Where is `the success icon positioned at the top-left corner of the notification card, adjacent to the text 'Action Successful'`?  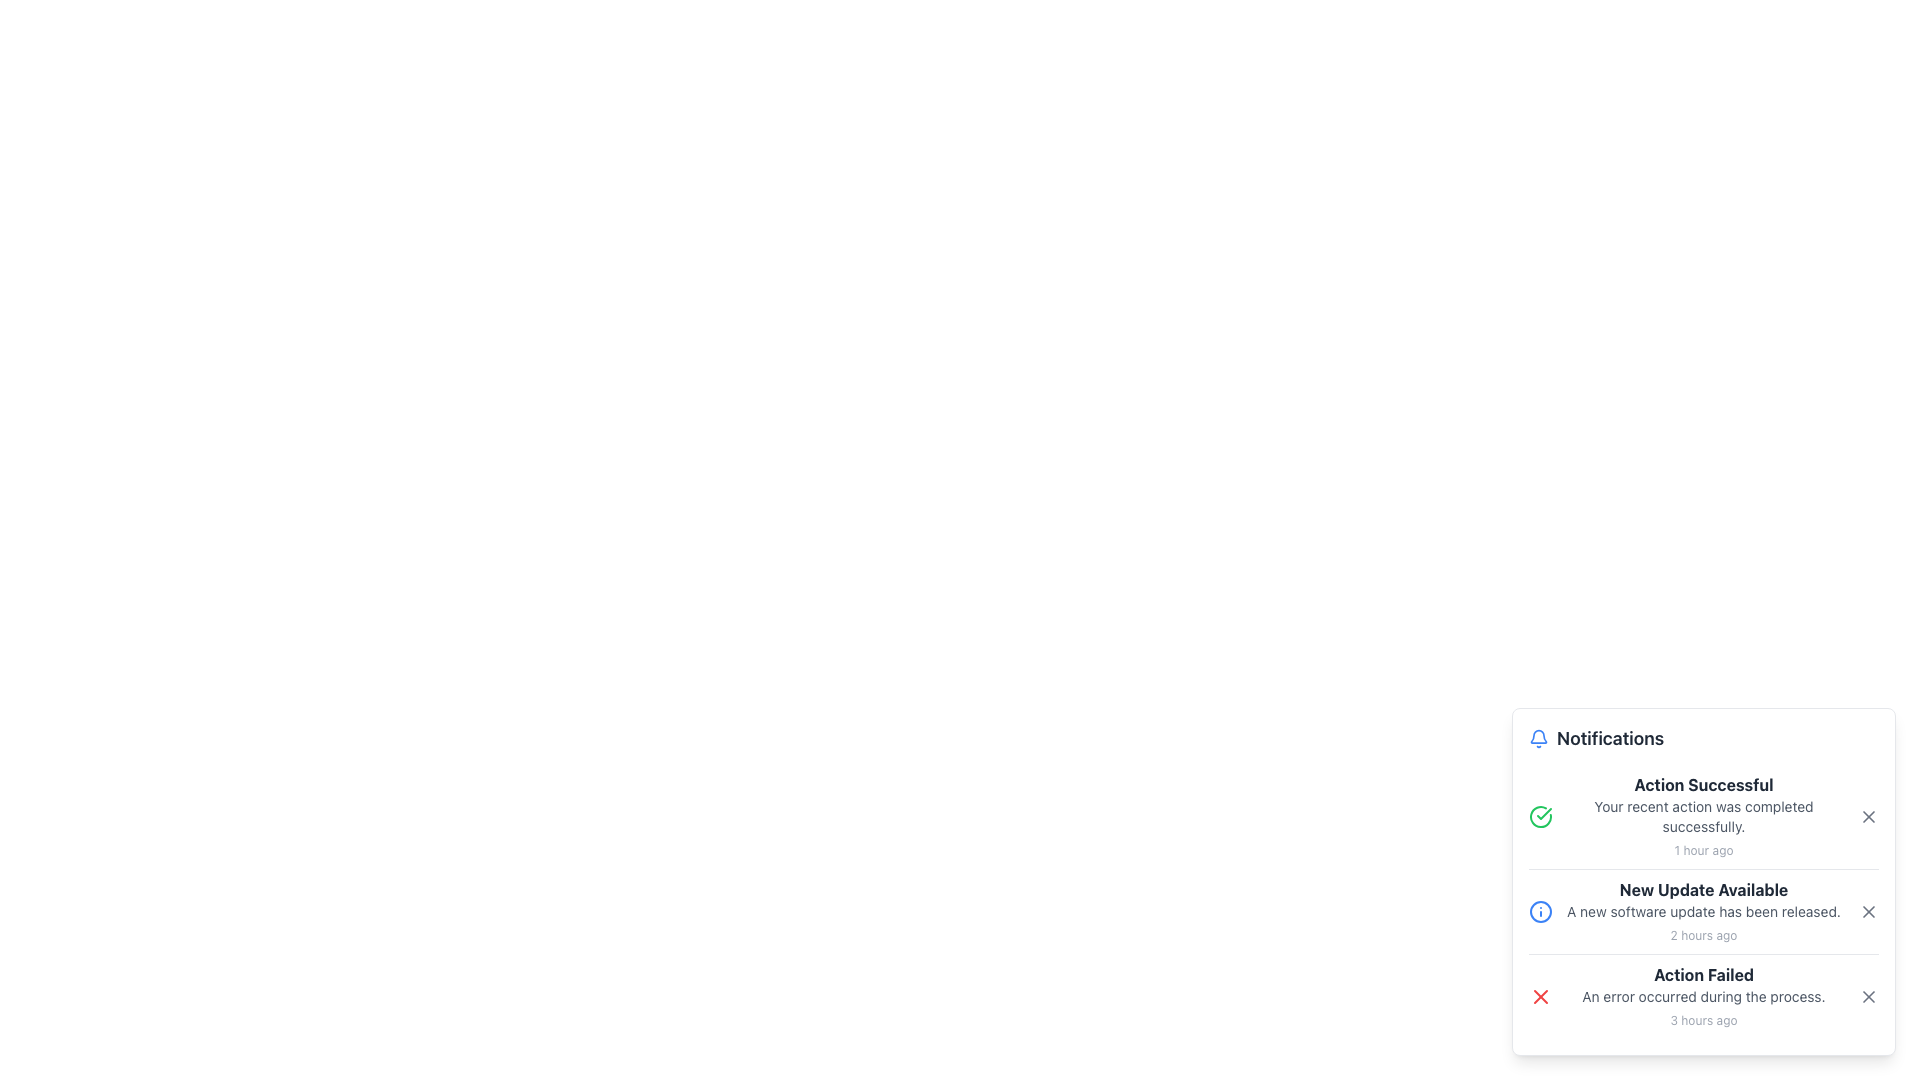
the success icon positioned at the top-left corner of the notification card, adjacent to the text 'Action Successful' is located at coordinates (1539, 817).